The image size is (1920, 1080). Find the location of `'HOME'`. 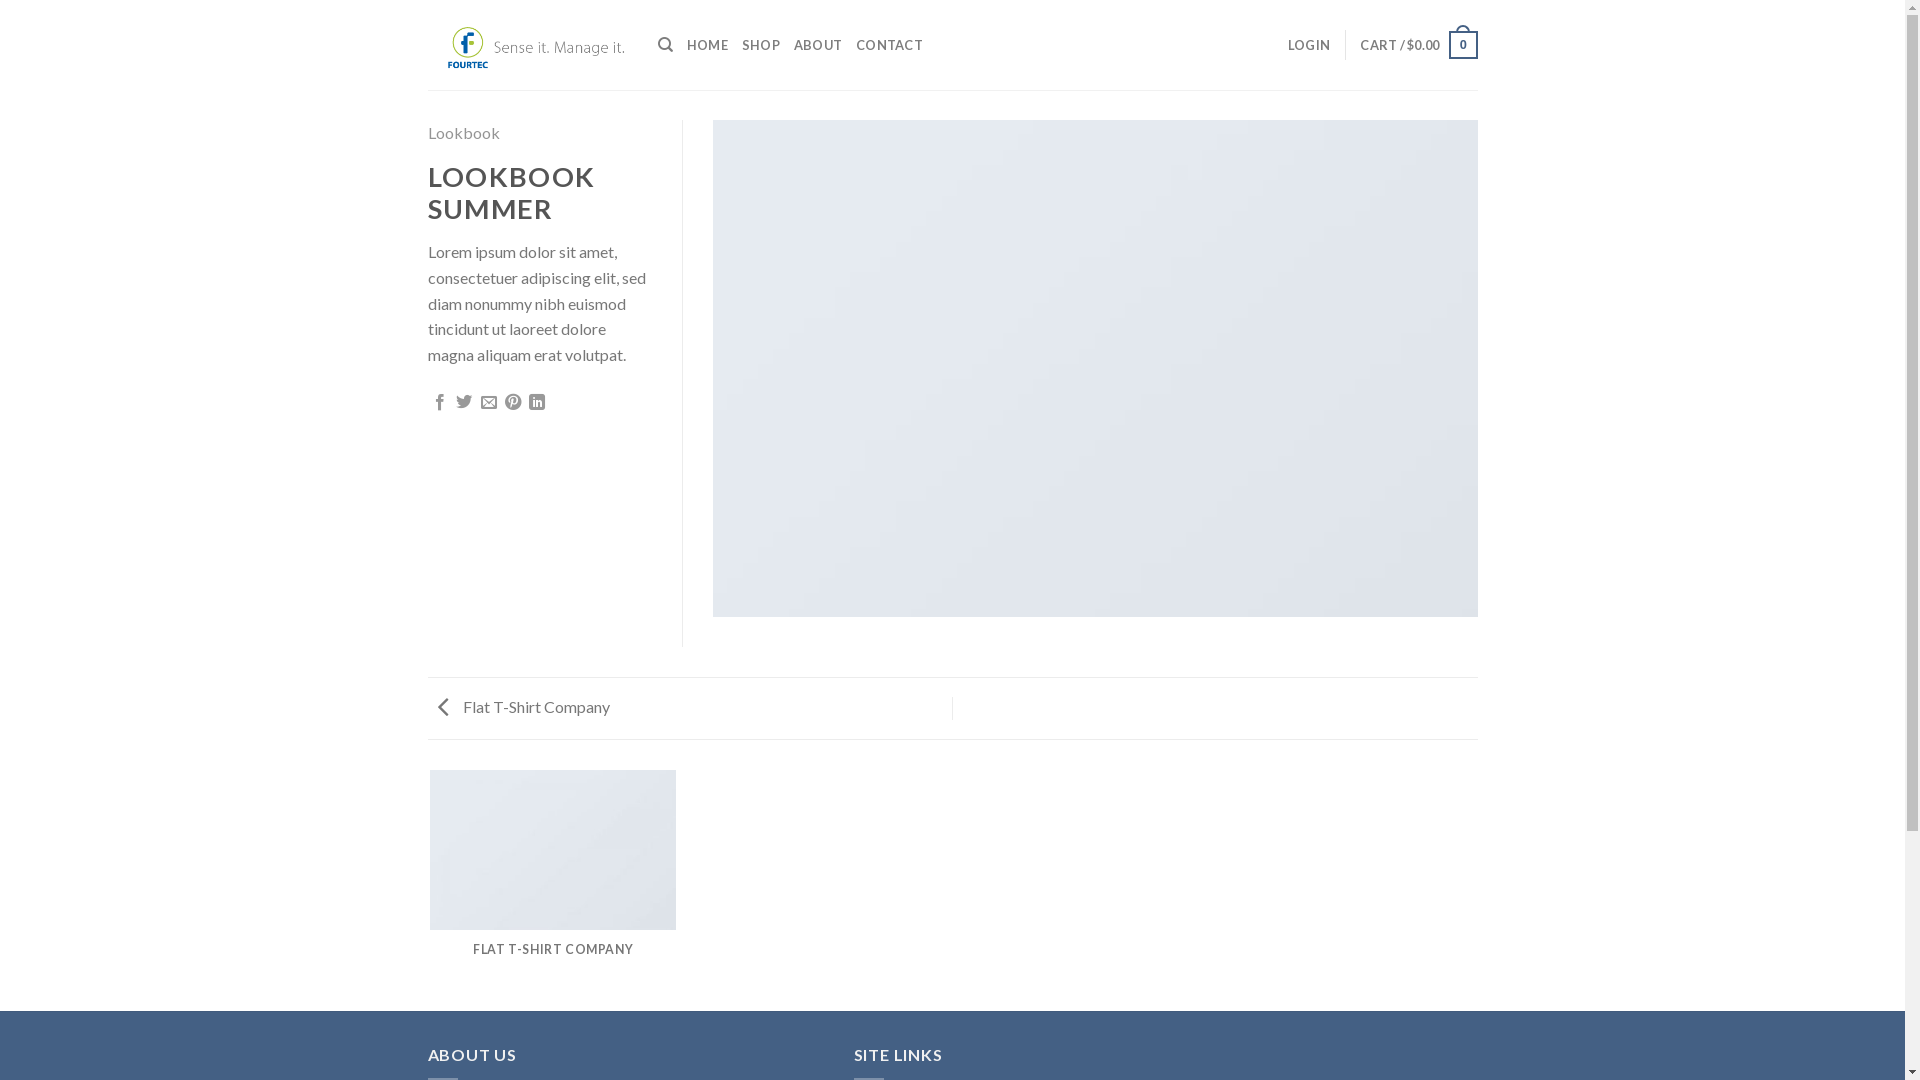

'HOME' is located at coordinates (707, 45).